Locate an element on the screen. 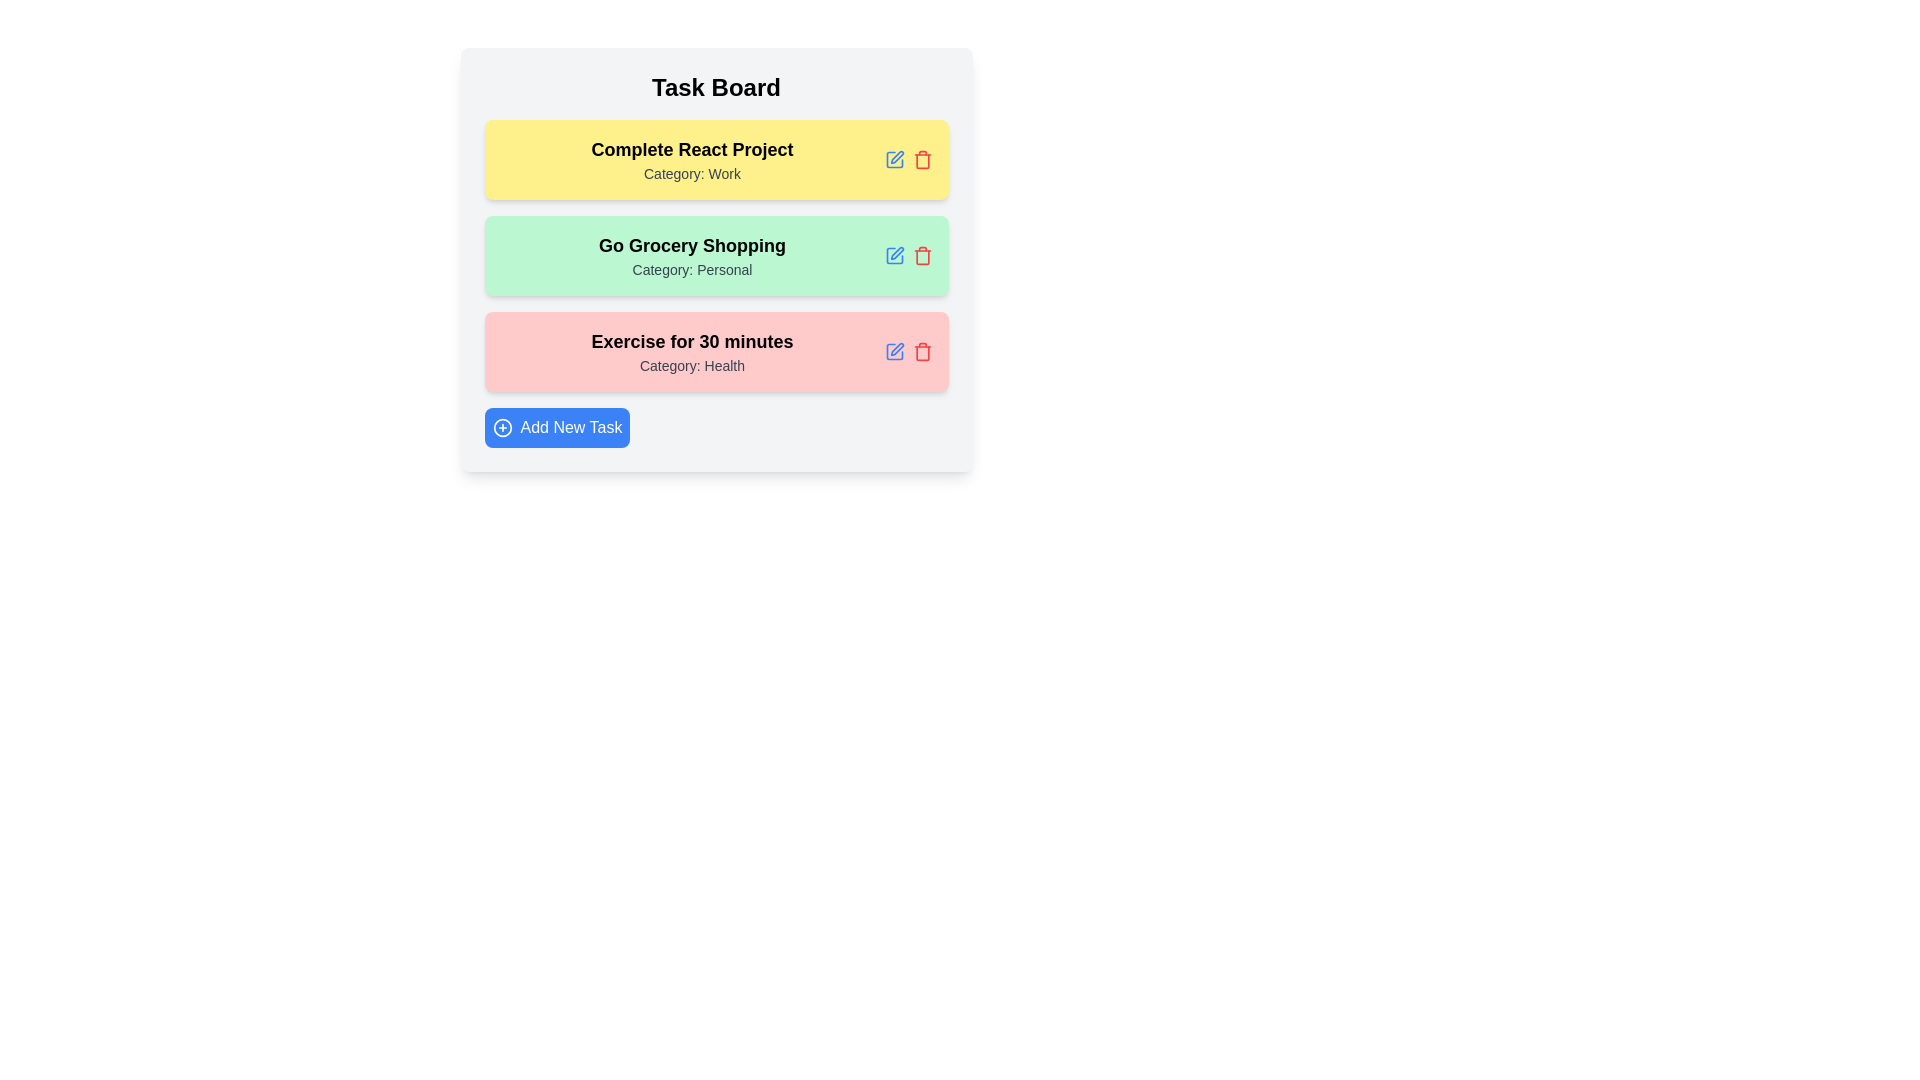 The height and width of the screenshot is (1080, 1920). the edit button for the task titled 'Go Grocery Shopping' is located at coordinates (893, 254).